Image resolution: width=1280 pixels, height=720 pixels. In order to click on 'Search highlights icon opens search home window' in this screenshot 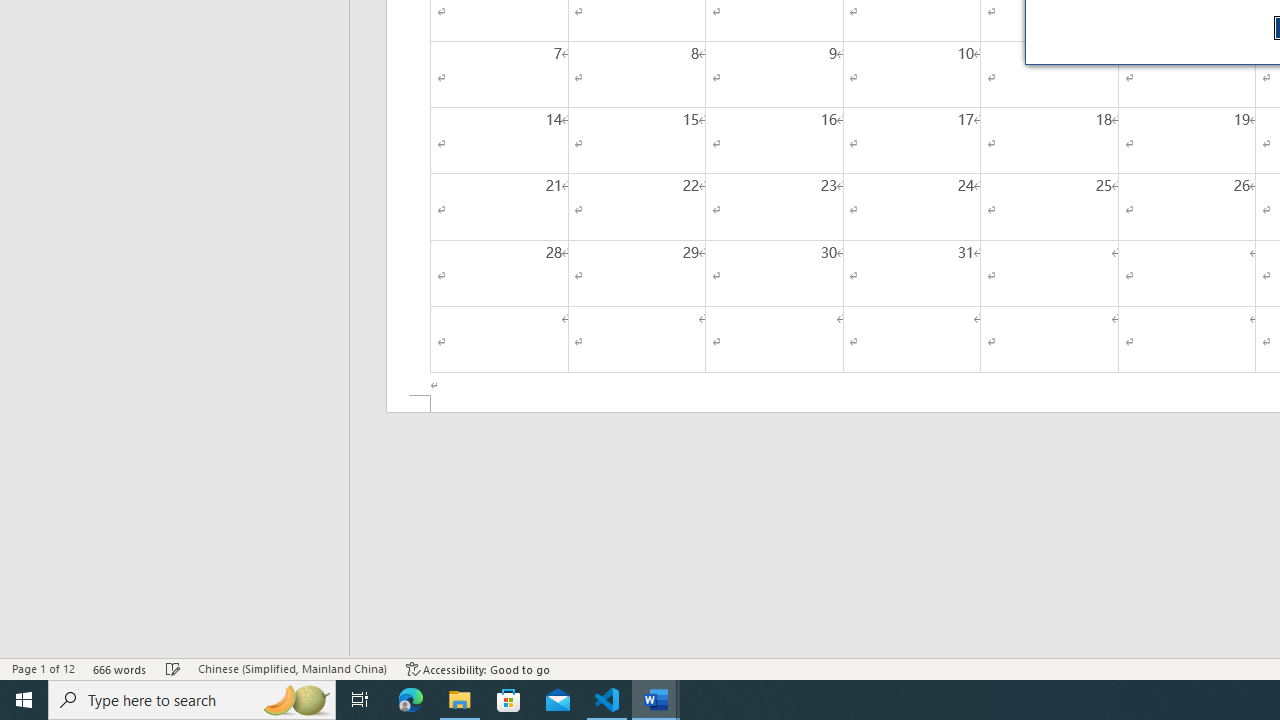, I will do `click(294, 698)`.